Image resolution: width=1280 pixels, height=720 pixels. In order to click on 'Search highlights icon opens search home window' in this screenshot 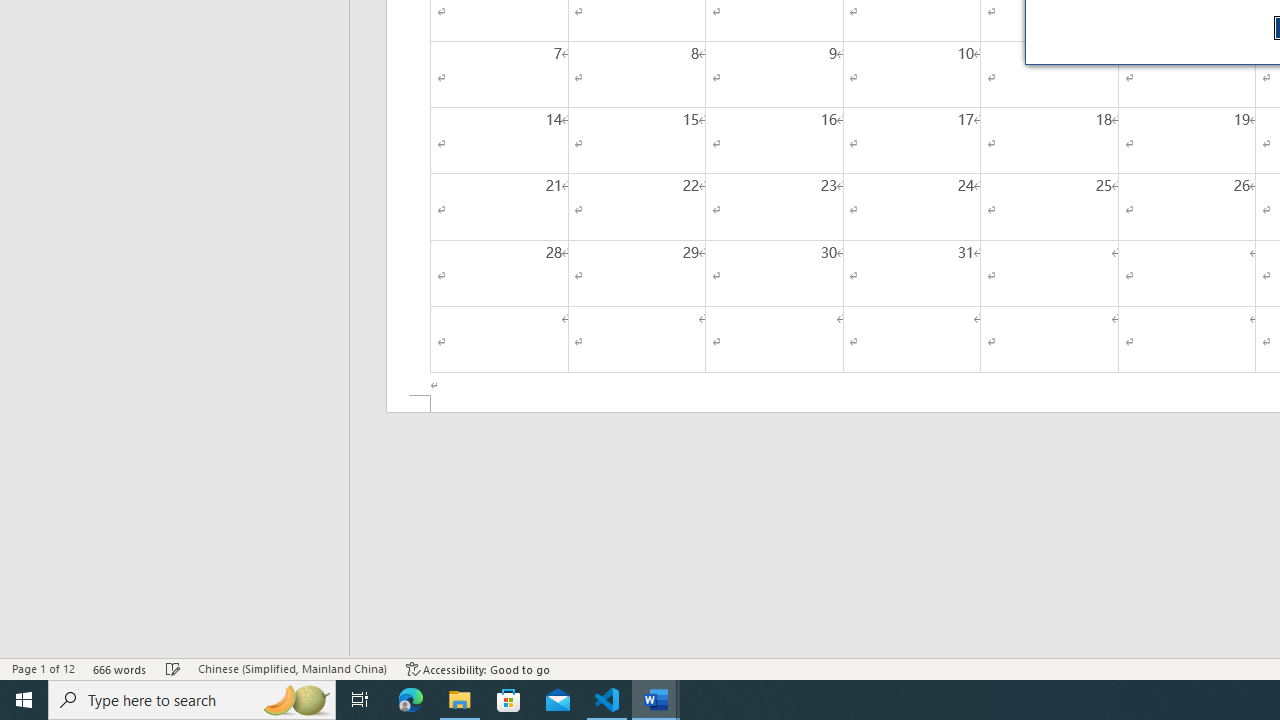, I will do `click(294, 698)`.